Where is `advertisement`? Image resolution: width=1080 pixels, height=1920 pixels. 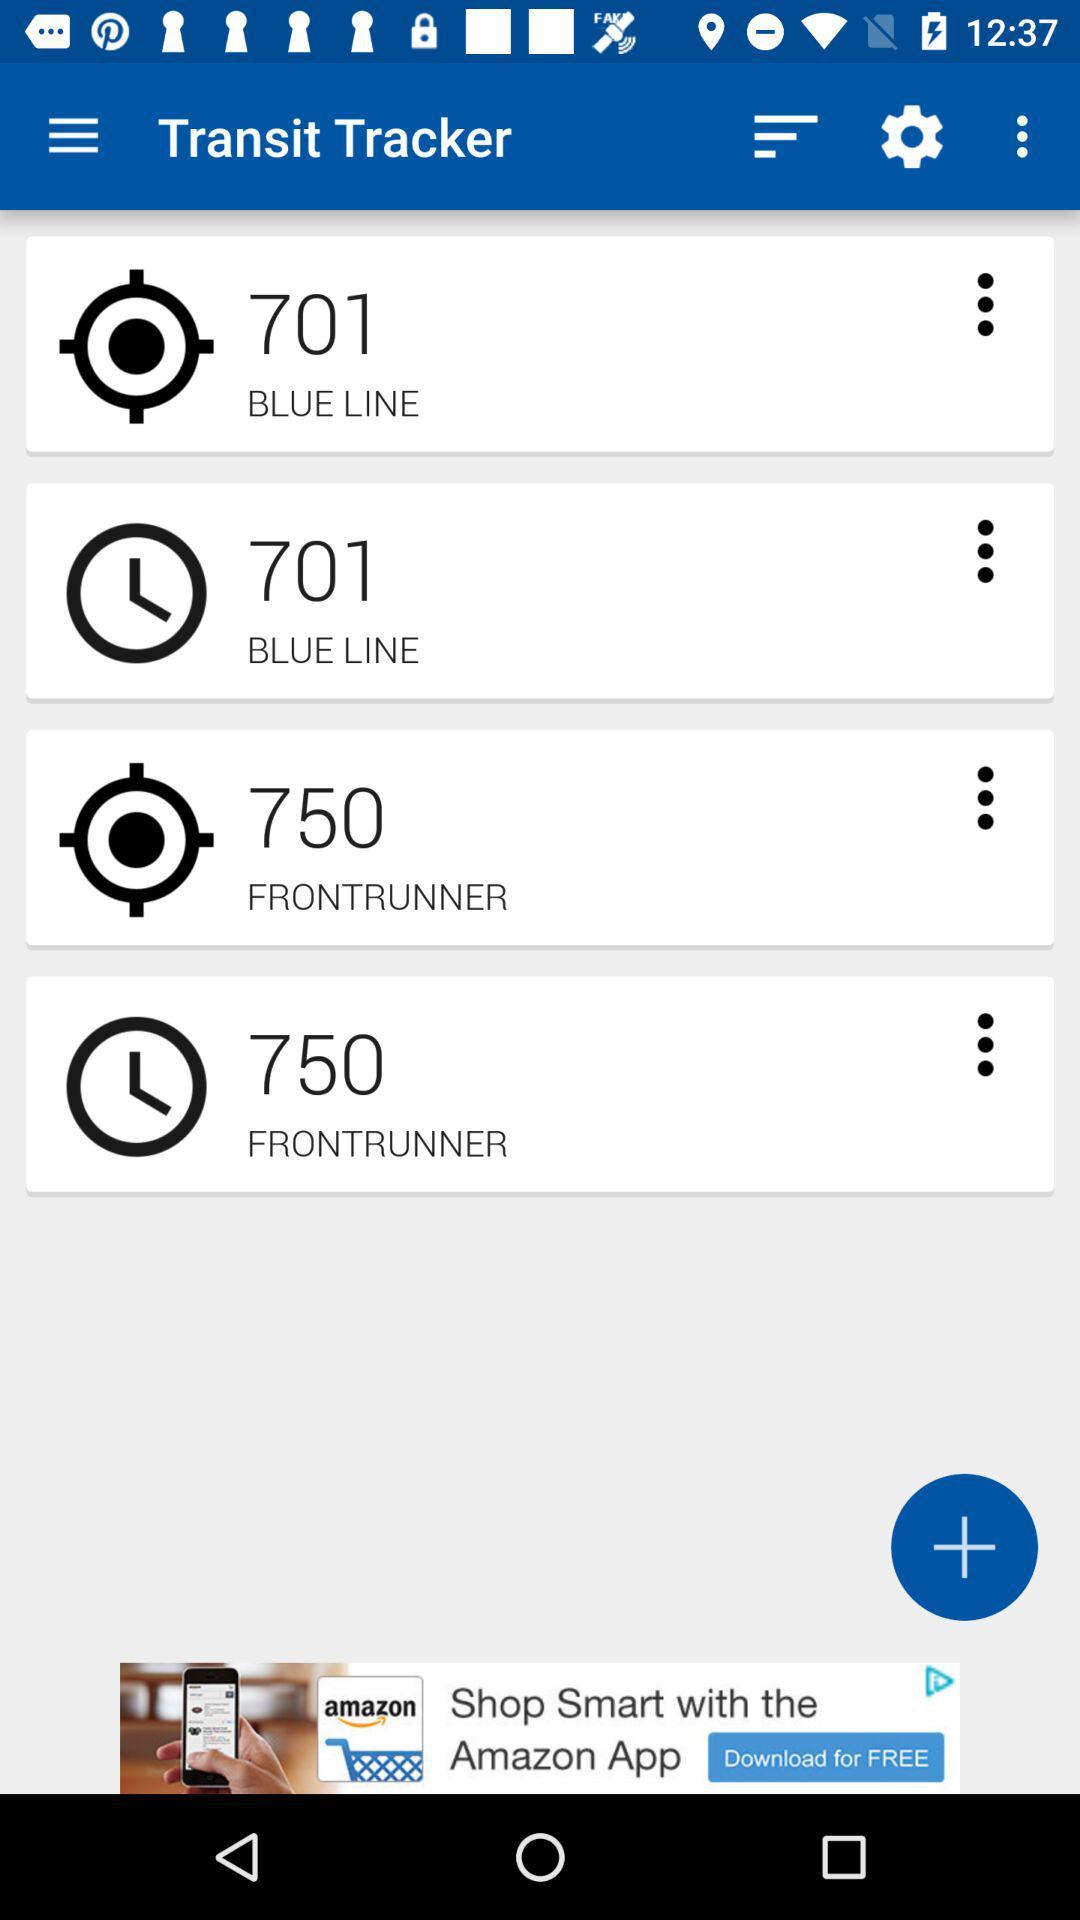
advertisement is located at coordinates (540, 1727).